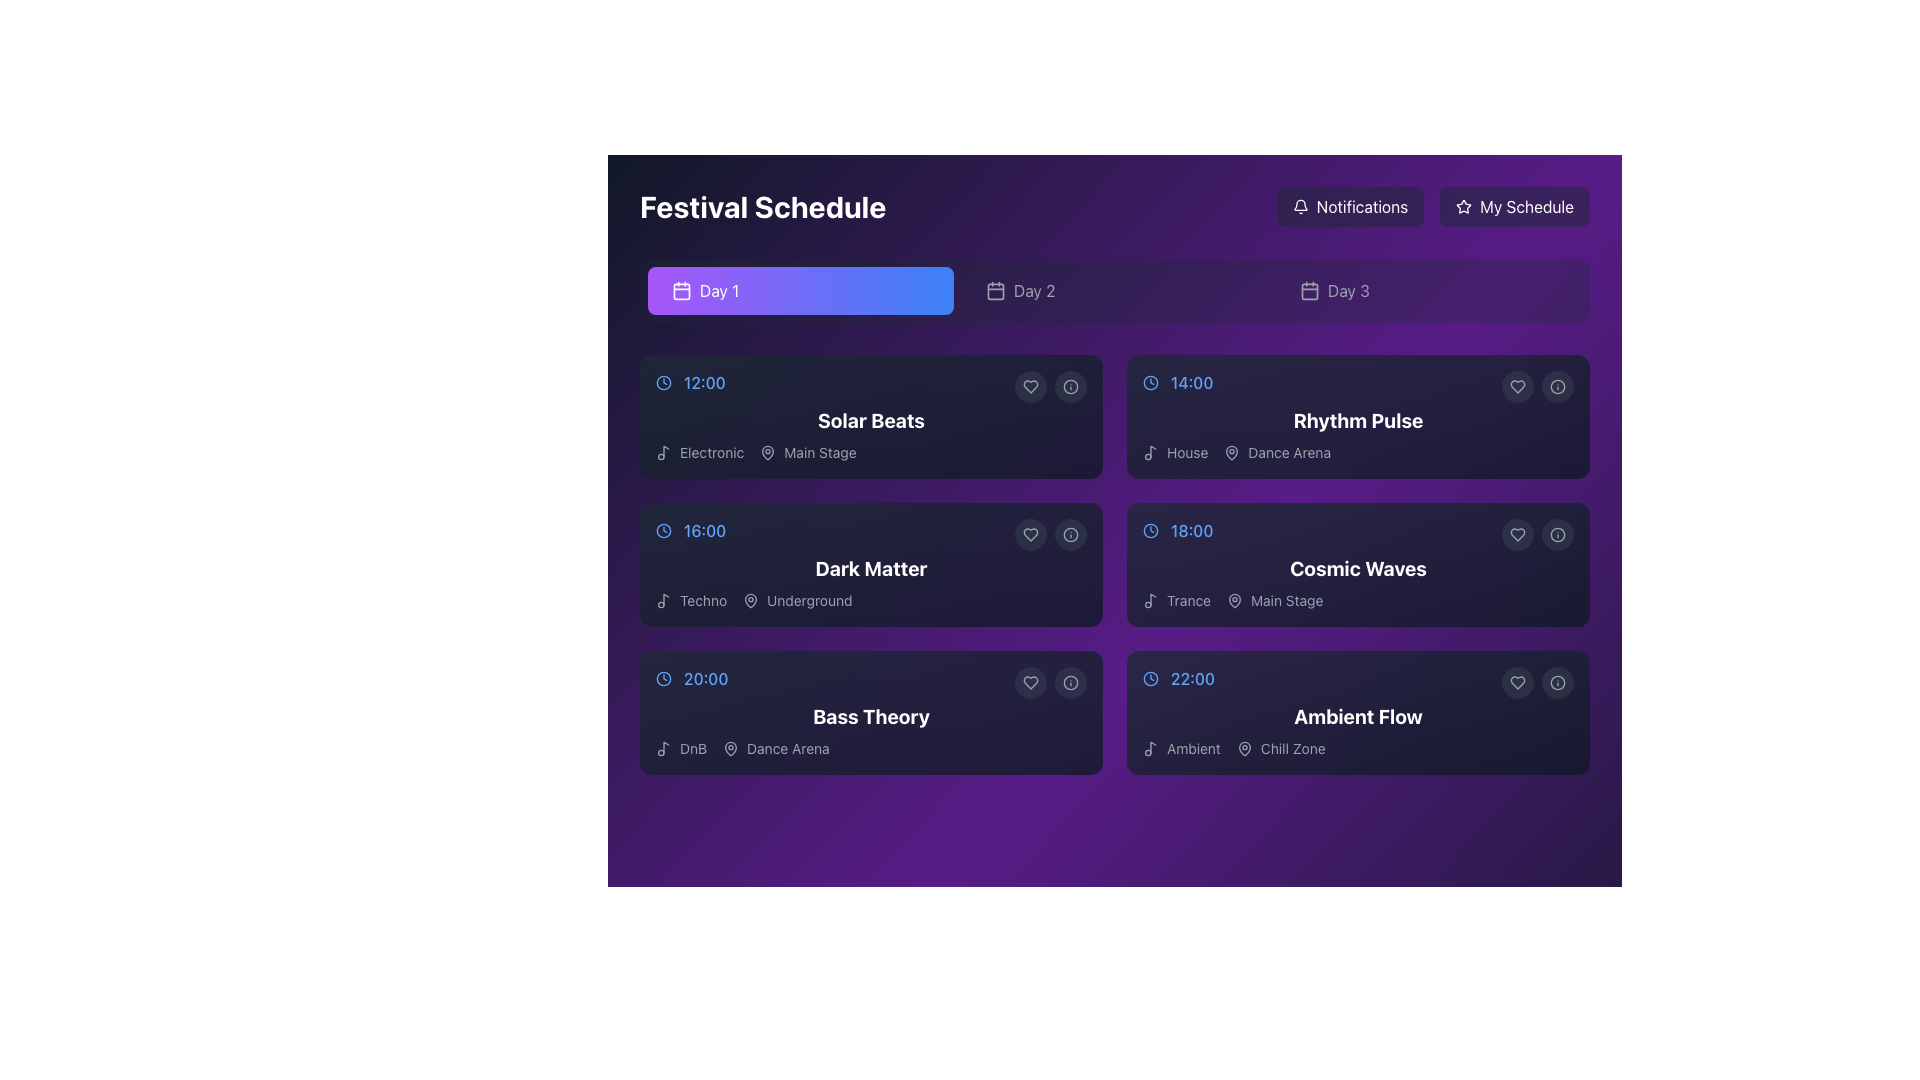  Describe the element at coordinates (1151, 382) in the screenshot. I see `the outer circular part of the clock icon for 'Rhythm Pulse' at time '14:00', located in the second block of the first row` at that location.